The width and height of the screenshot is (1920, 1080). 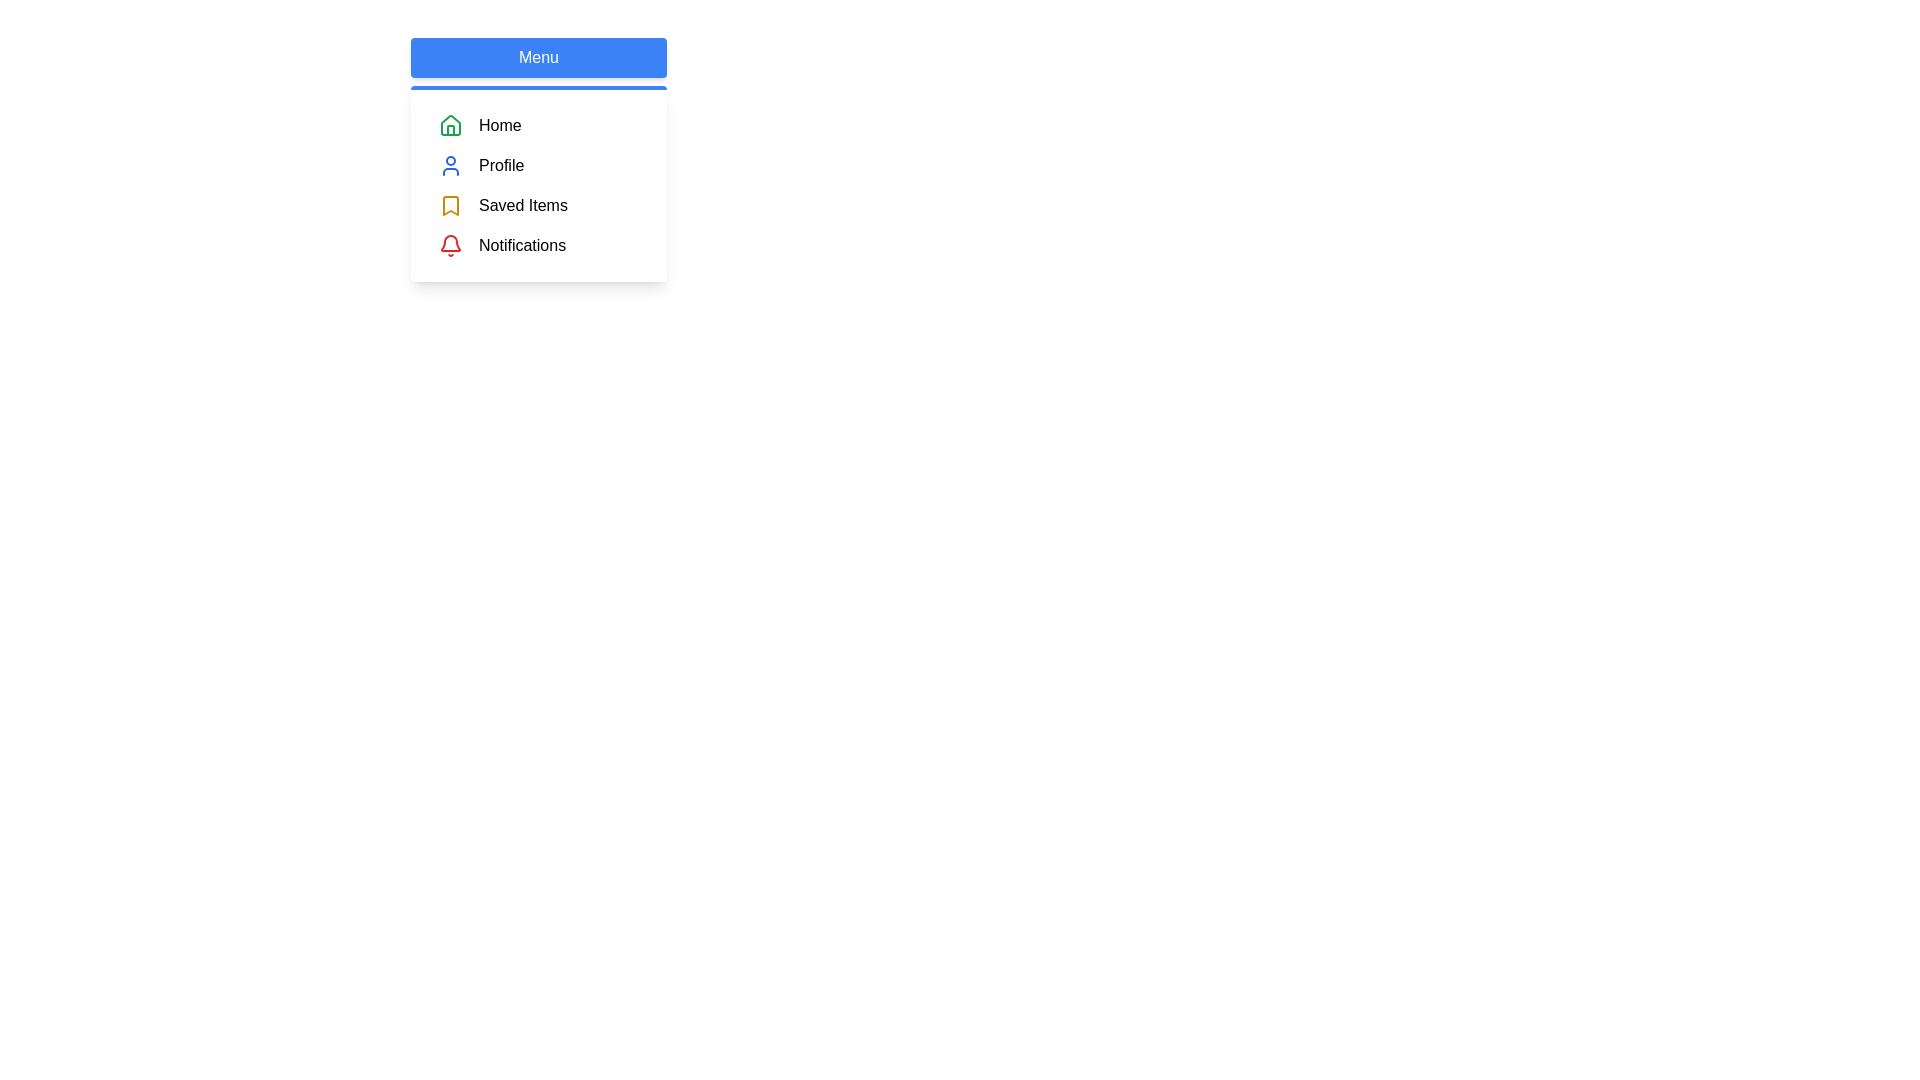 I want to click on the 'Menu' button to toggle the menu visibility, so click(x=538, y=56).